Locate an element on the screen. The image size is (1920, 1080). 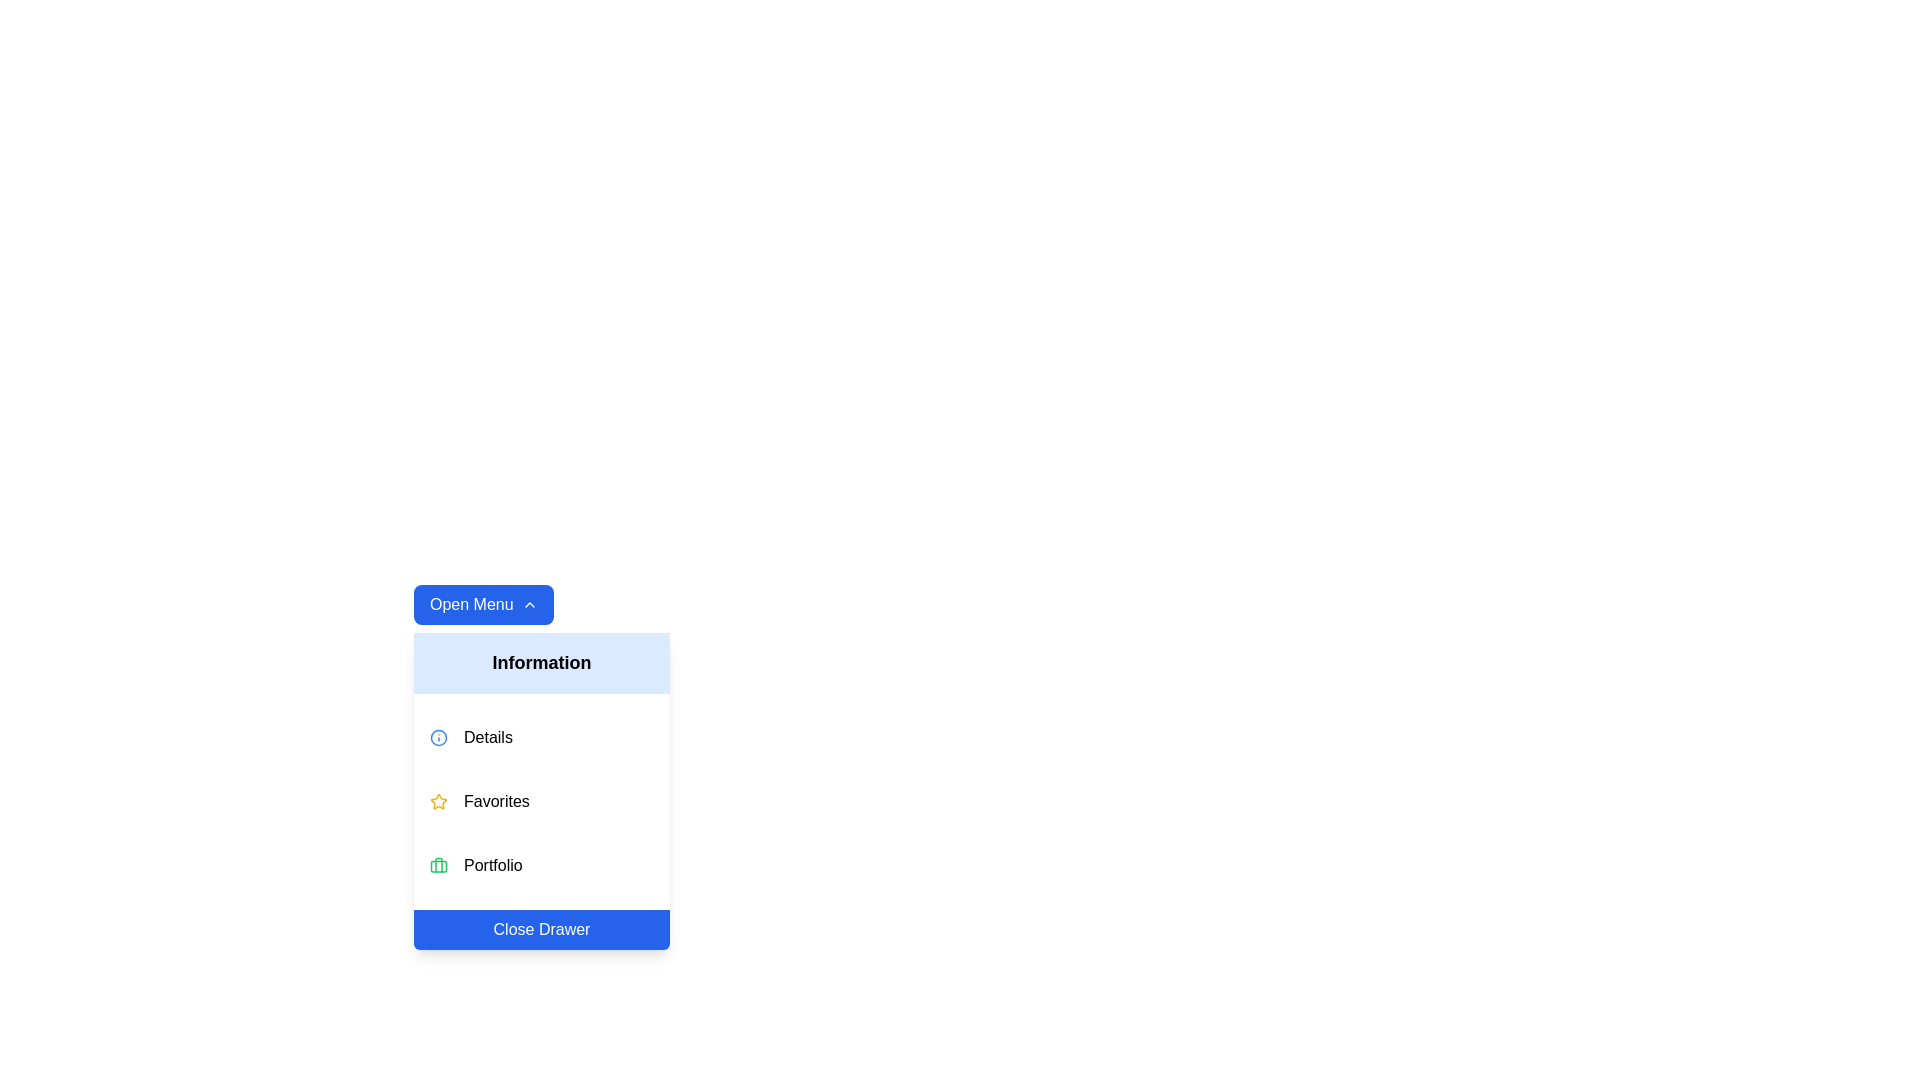
the visual representation of the 'Favorites' icon, which is located to the left of the 'Favorites' text in the vertical list of menu options, specifically below 'Details' and above 'Portfolio' is located at coordinates (437, 800).